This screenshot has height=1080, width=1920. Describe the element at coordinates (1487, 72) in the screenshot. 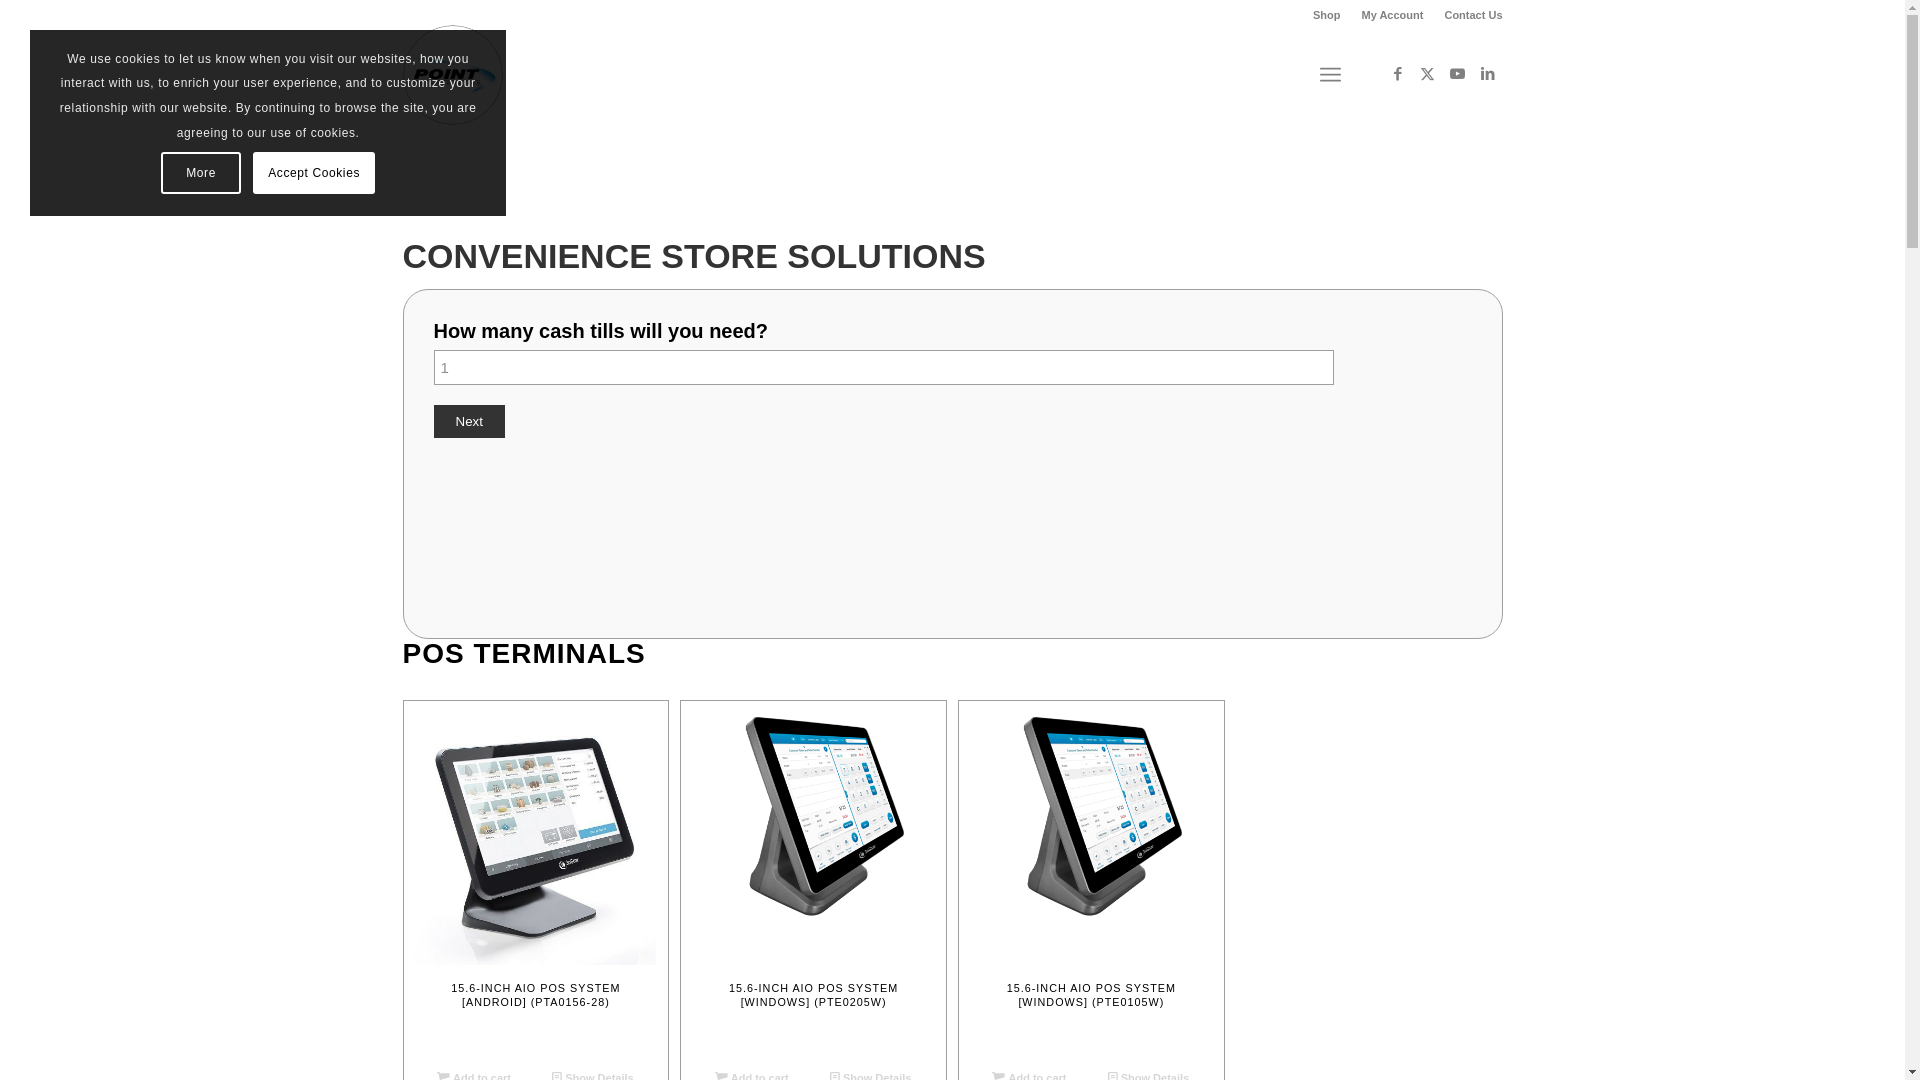

I see `'LinkedIn'` at that location.